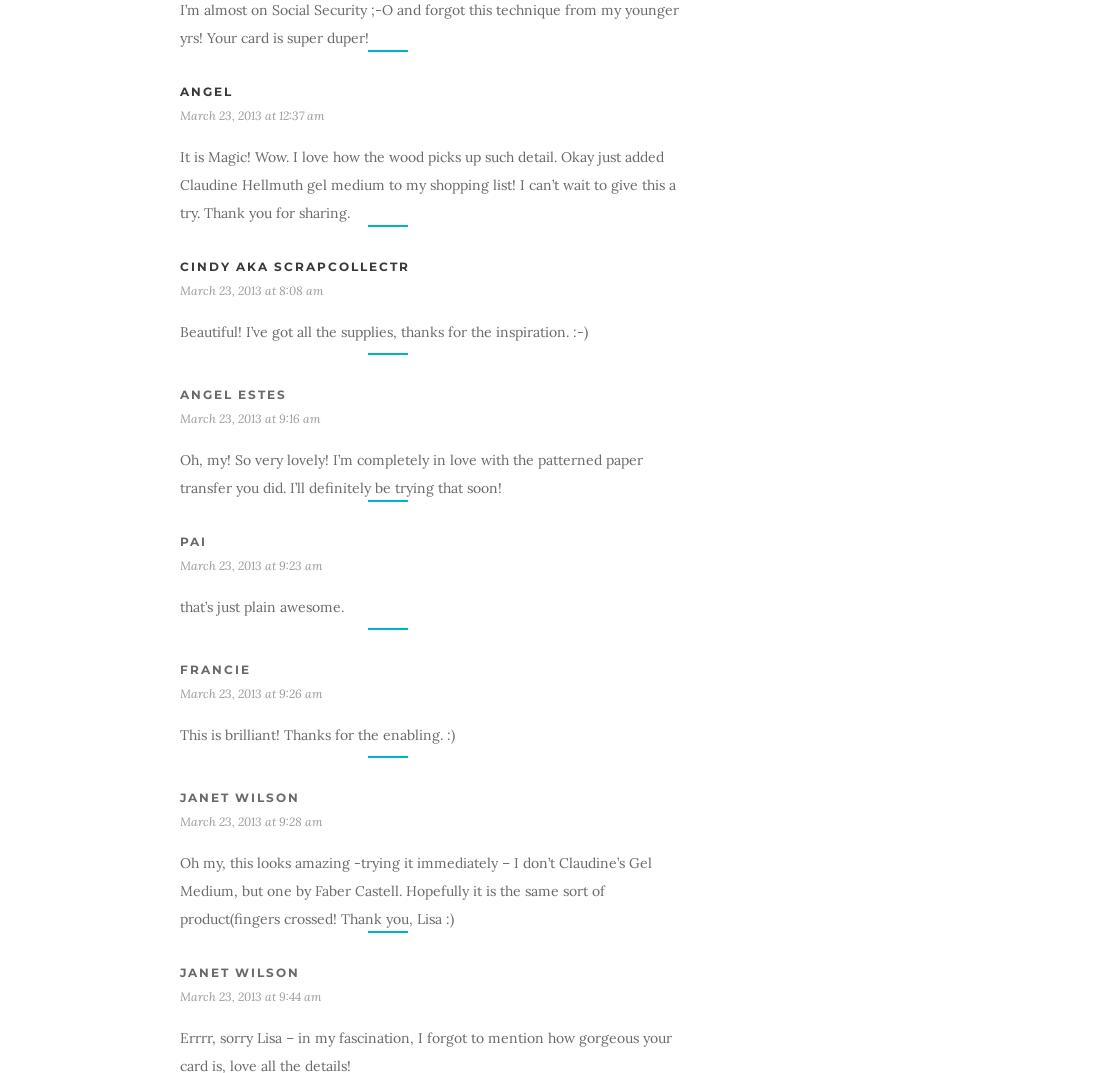 The width and height of the screenshot is (1100, 1073). I want to click on 'March 23, 2013 at 9:23 am', so click(251, 564).